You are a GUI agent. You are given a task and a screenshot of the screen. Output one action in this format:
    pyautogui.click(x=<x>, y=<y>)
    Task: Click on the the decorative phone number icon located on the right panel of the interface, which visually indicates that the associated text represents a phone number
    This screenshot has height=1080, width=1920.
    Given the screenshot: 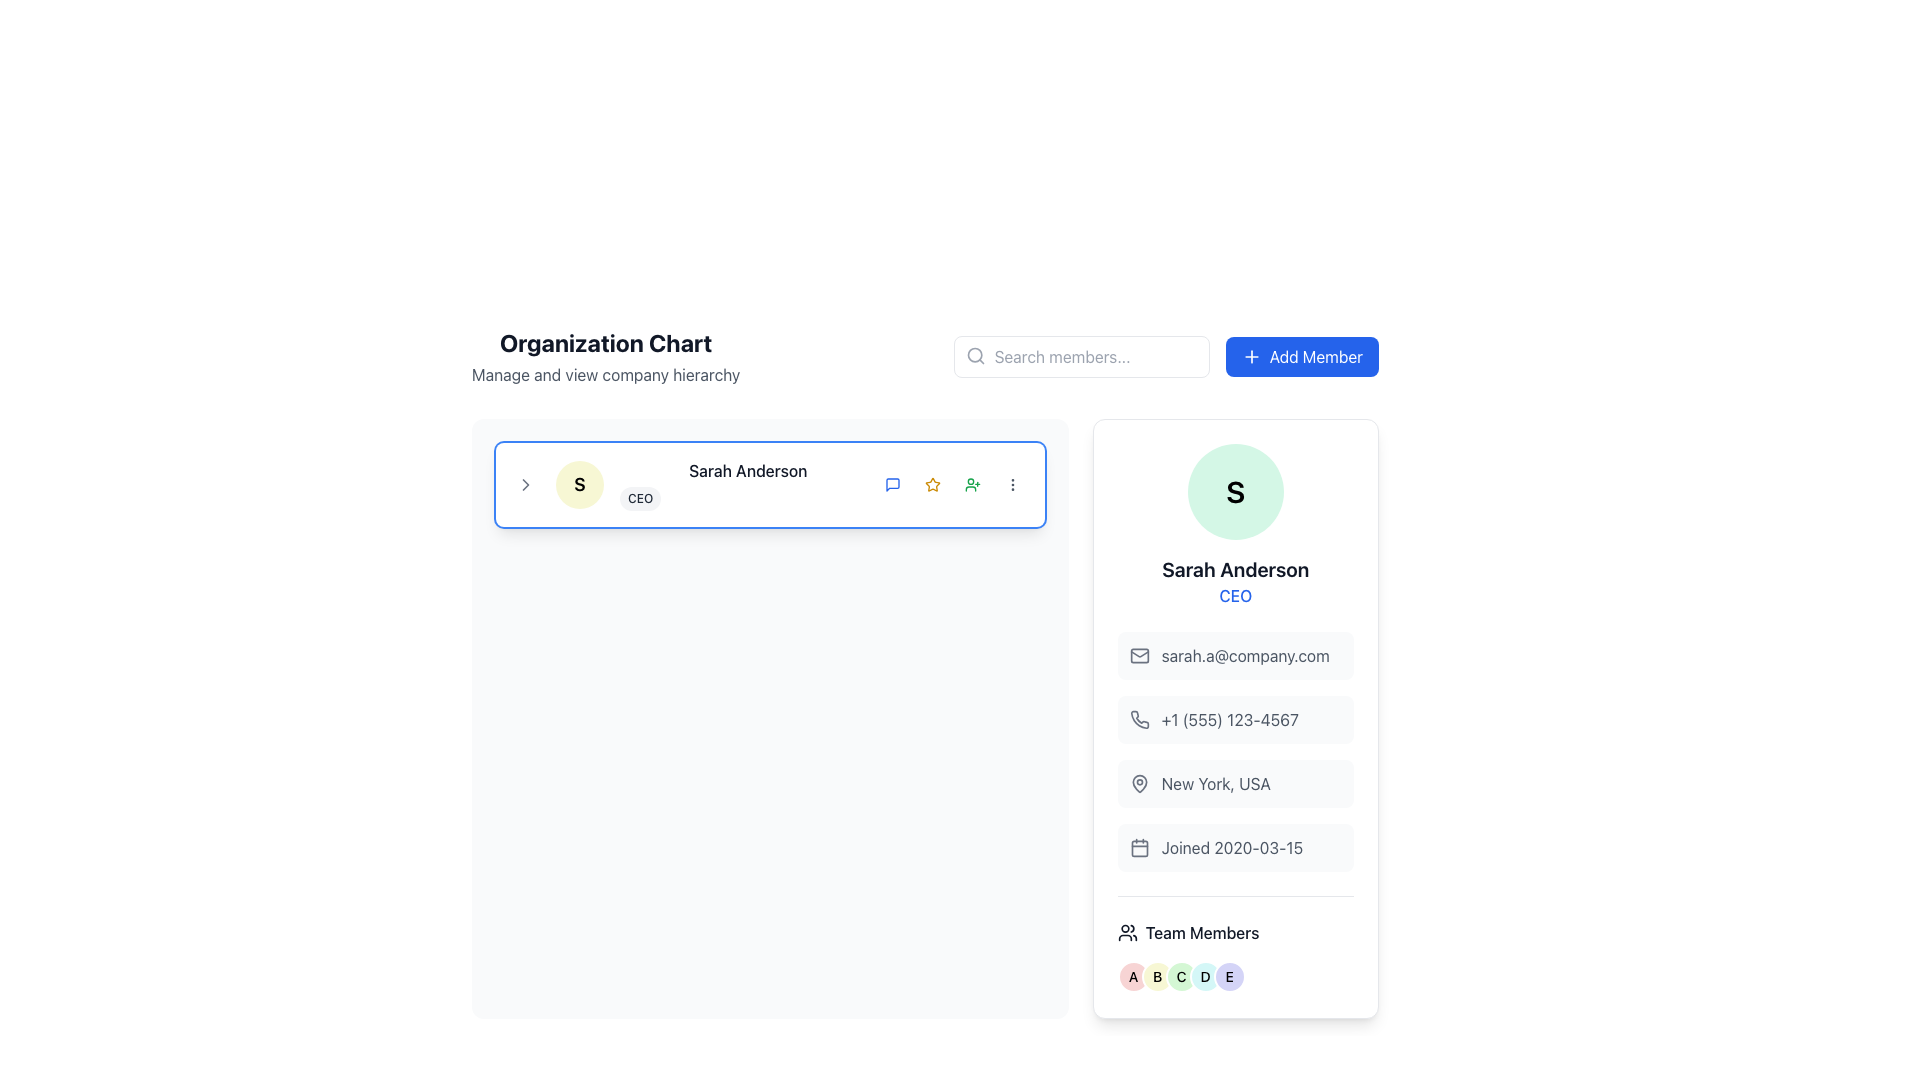 What is the action you would take?
    pyautogui.click(x=1139, y=718)
    